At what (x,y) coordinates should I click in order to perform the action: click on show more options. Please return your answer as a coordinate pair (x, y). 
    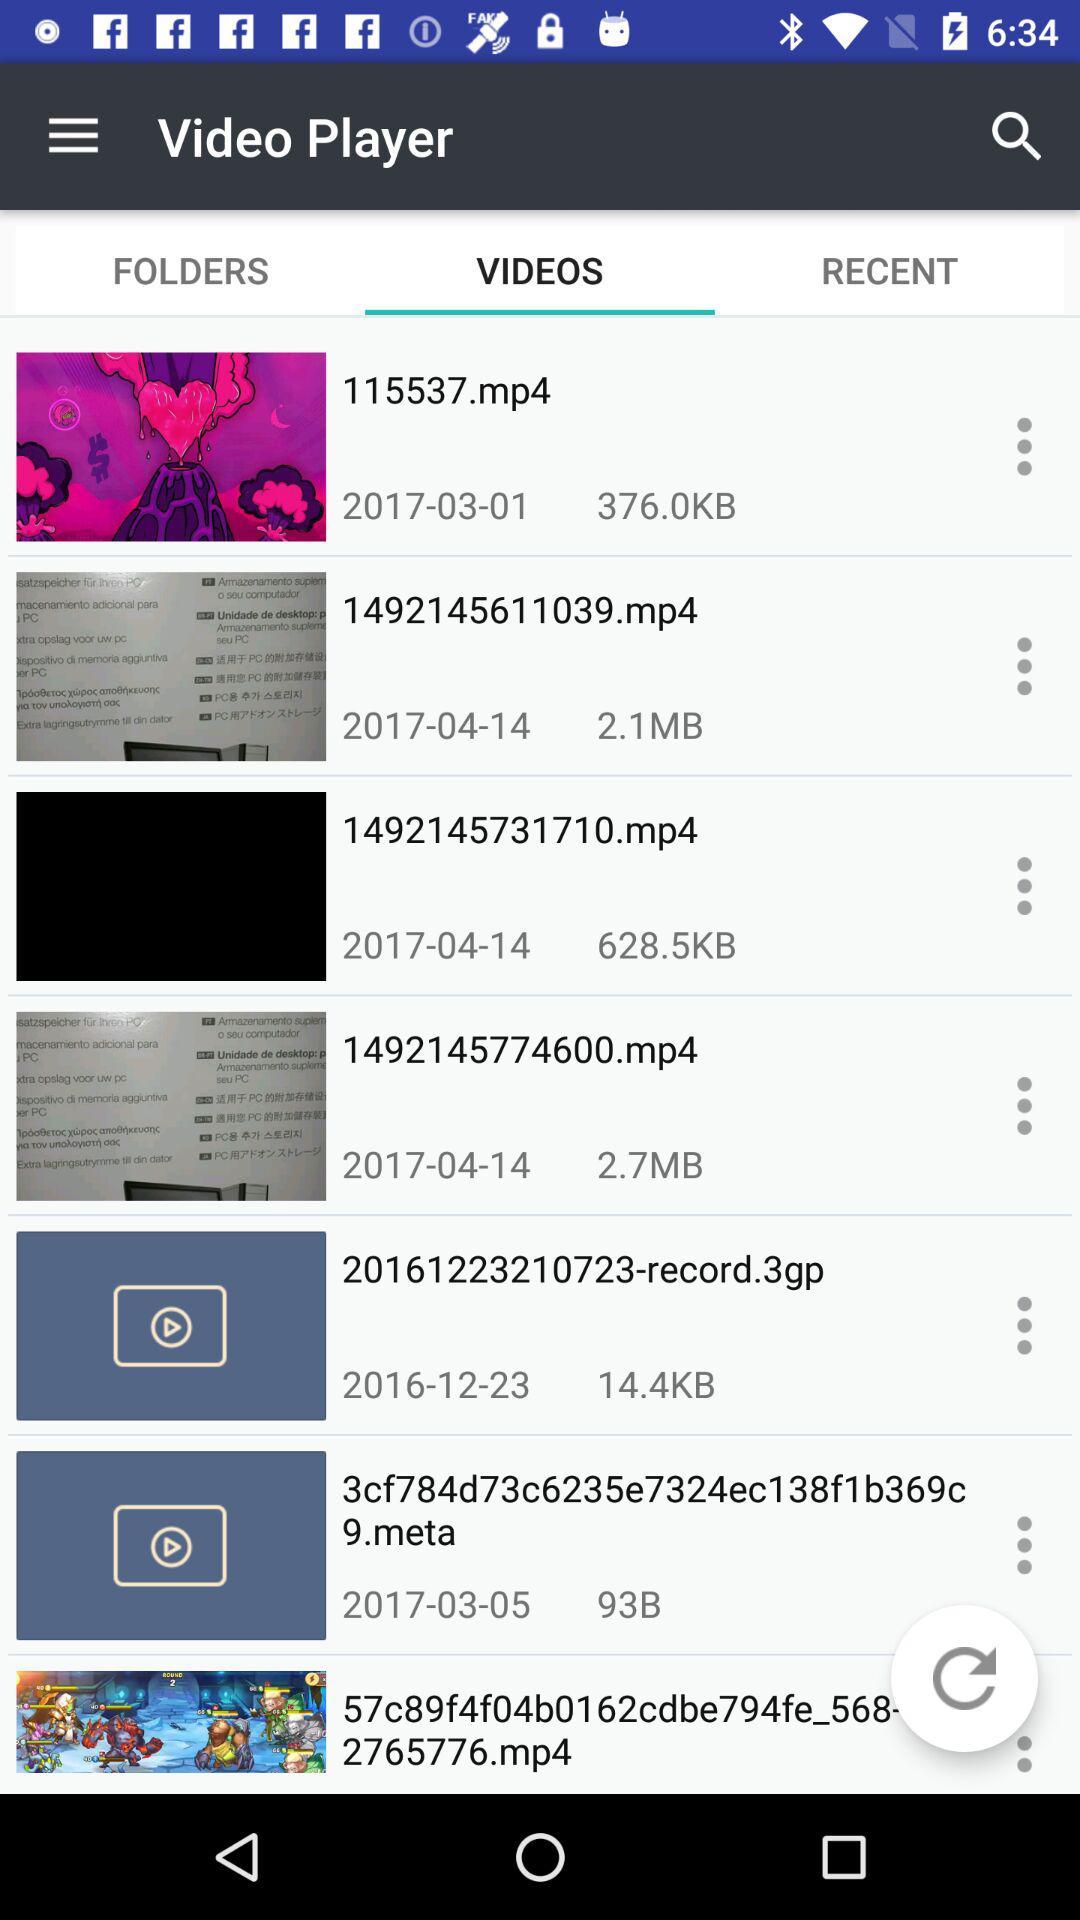
    Looking at the image, I should click on (1024, 445).